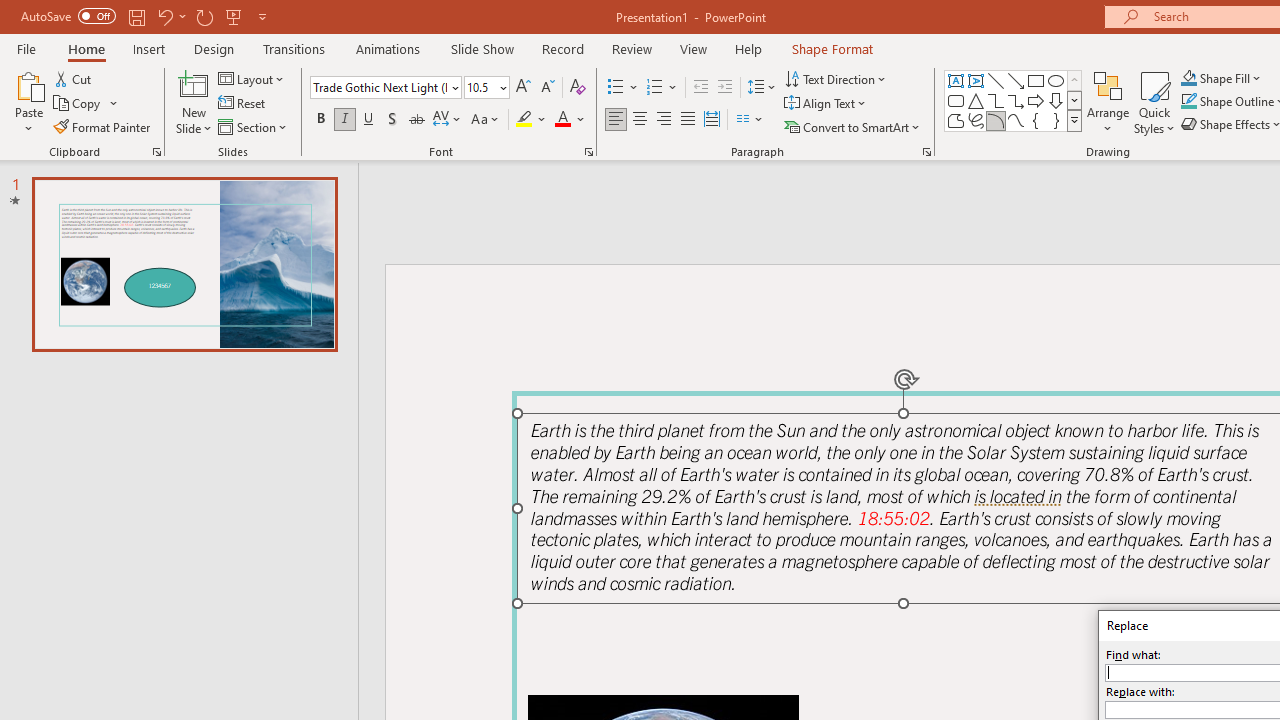 The height and width of the screenshot is (720, 1280). What do you see at coordinates (569, 119) in the screenshot?
I see `'Font Color'` at bounding box center [569, 119].